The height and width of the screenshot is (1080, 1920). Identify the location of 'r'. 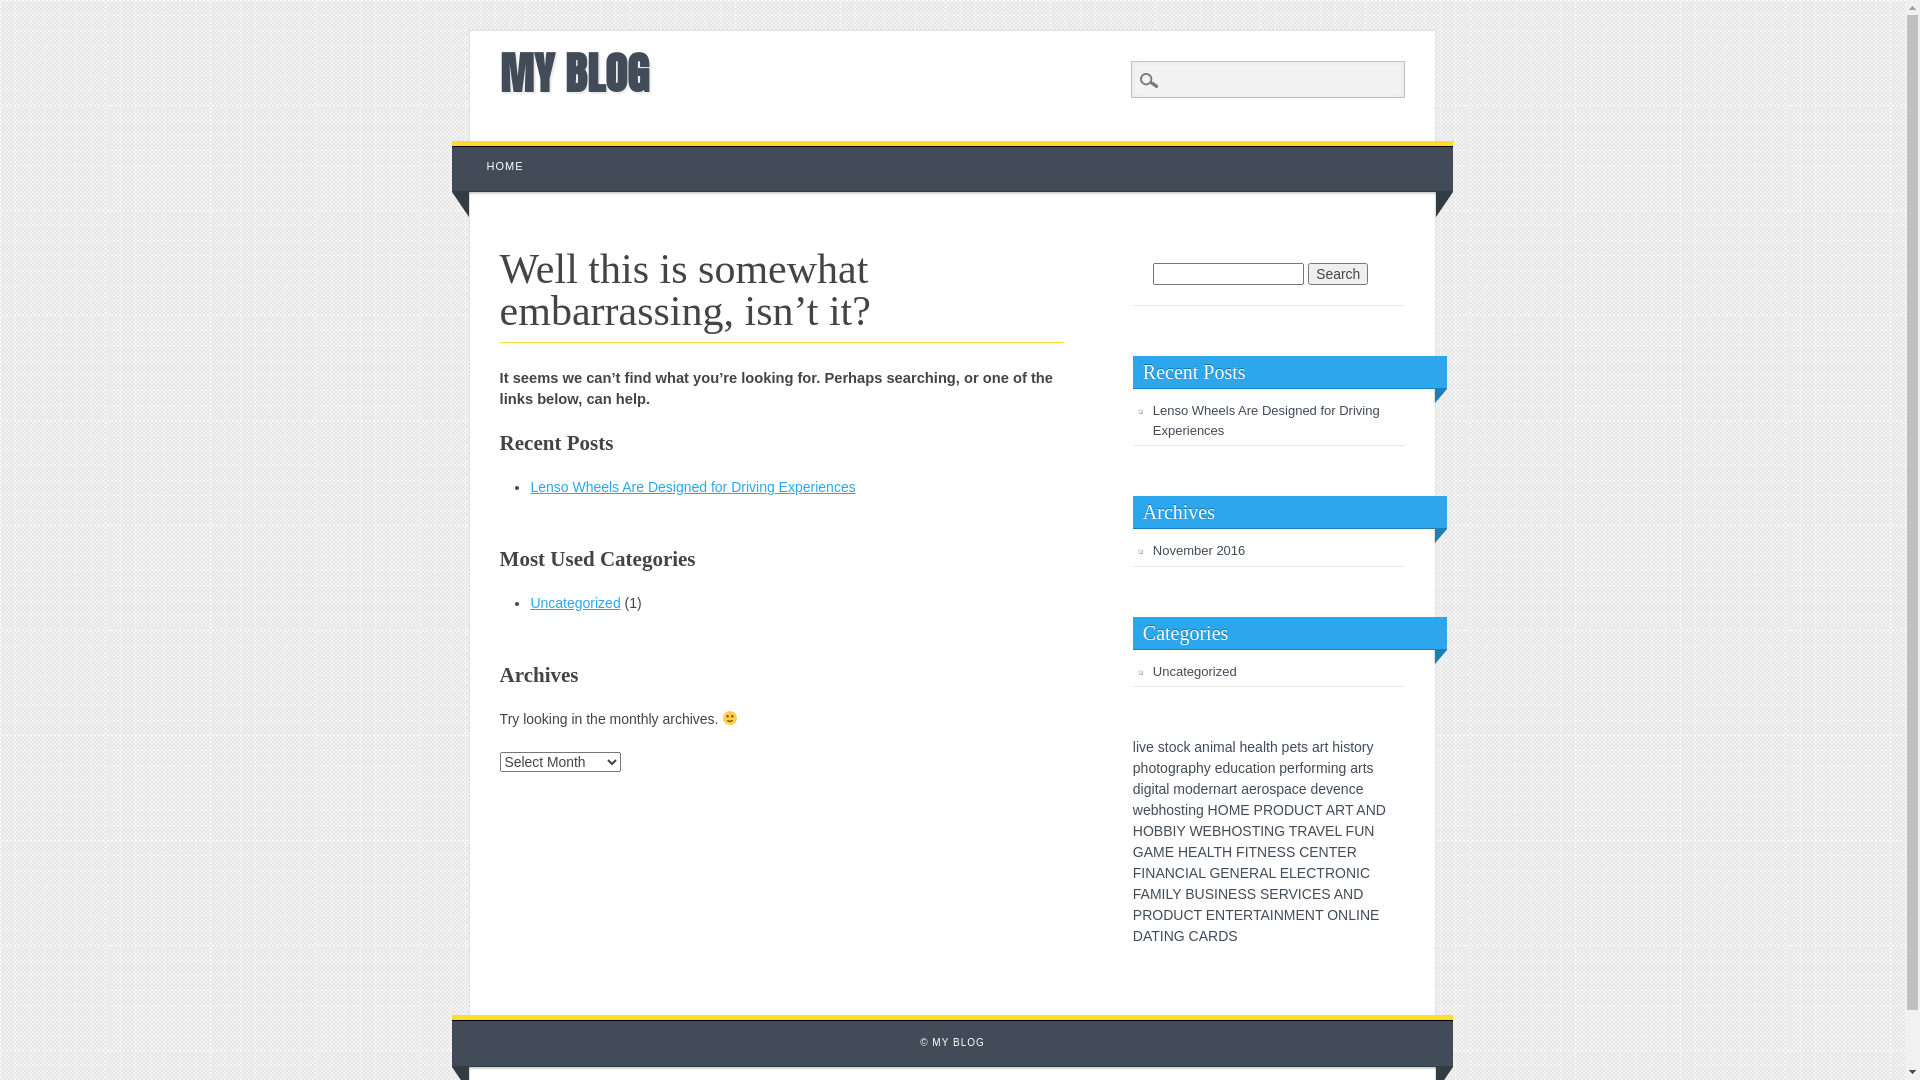
(1313, 766).